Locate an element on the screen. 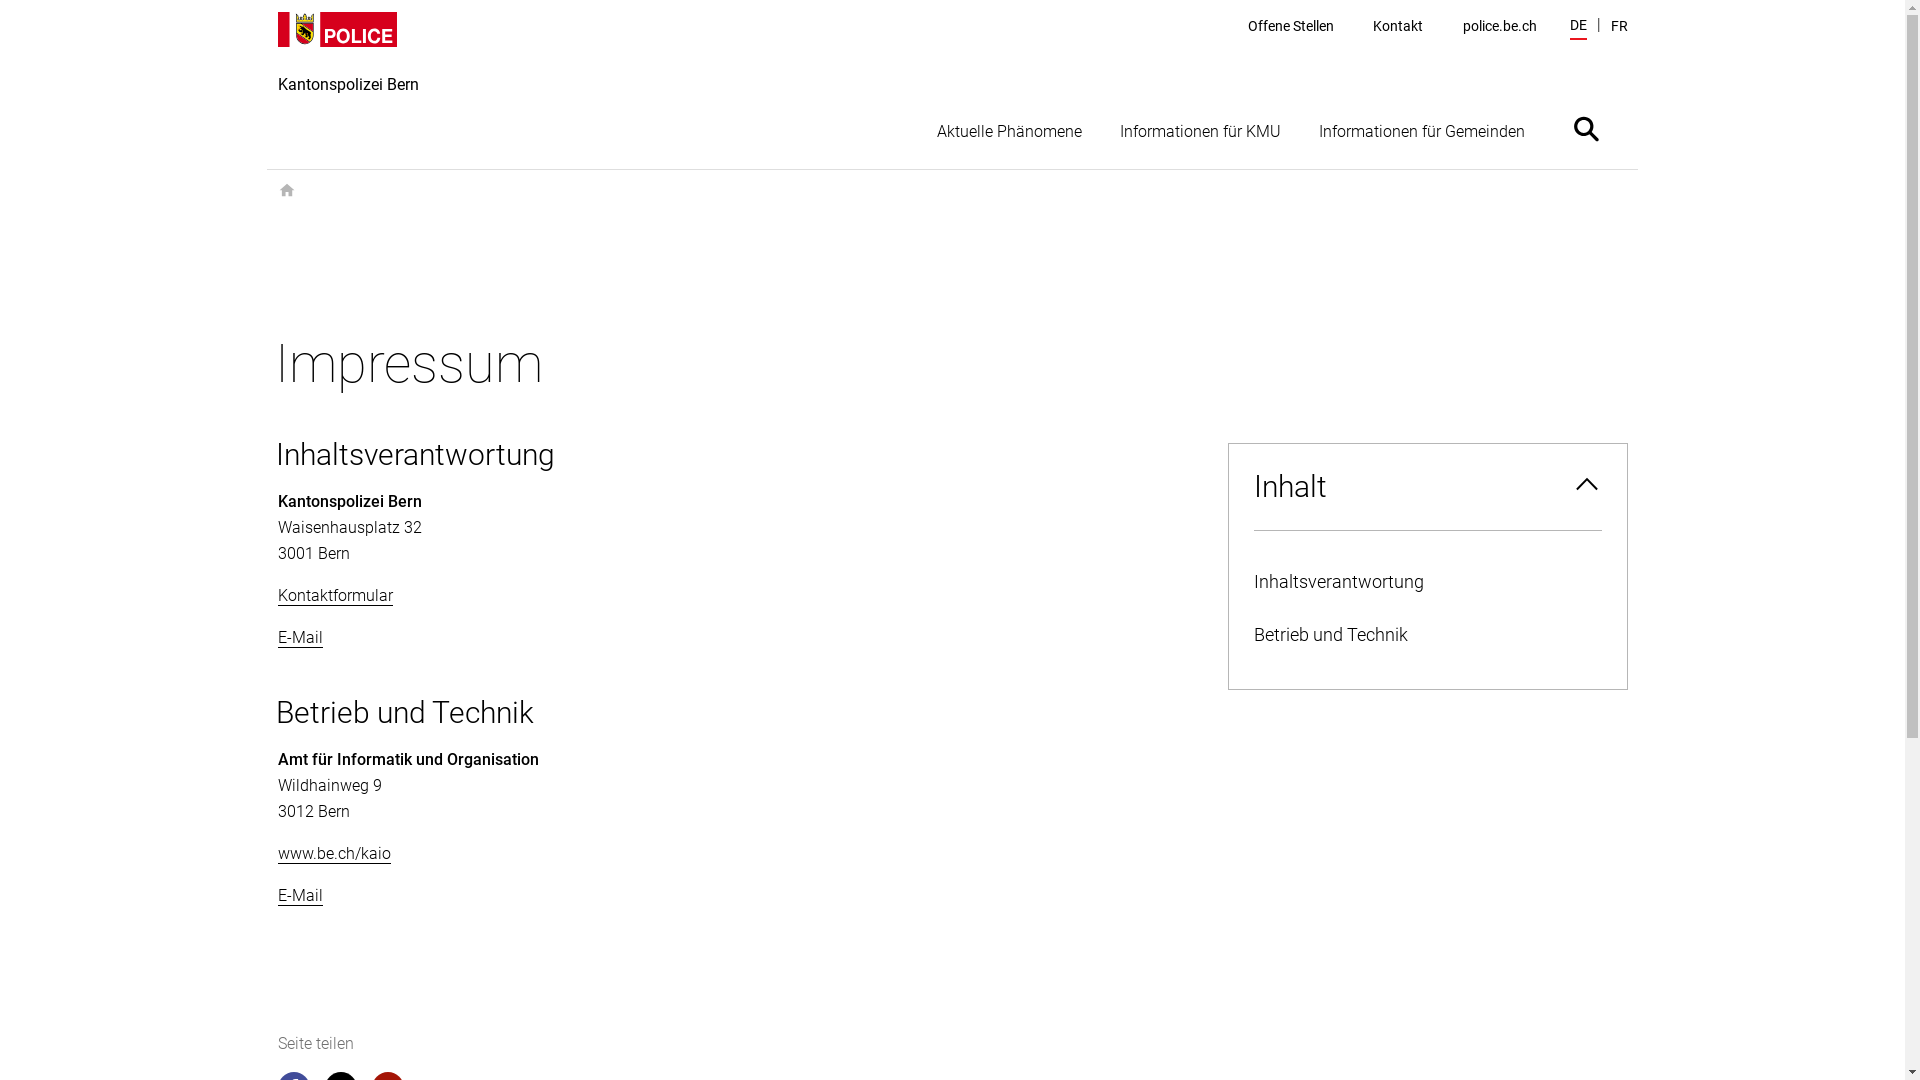 This screenshot has height=1080, width=1920. 'police.be.ch' is located at coordinates (1499, 26).